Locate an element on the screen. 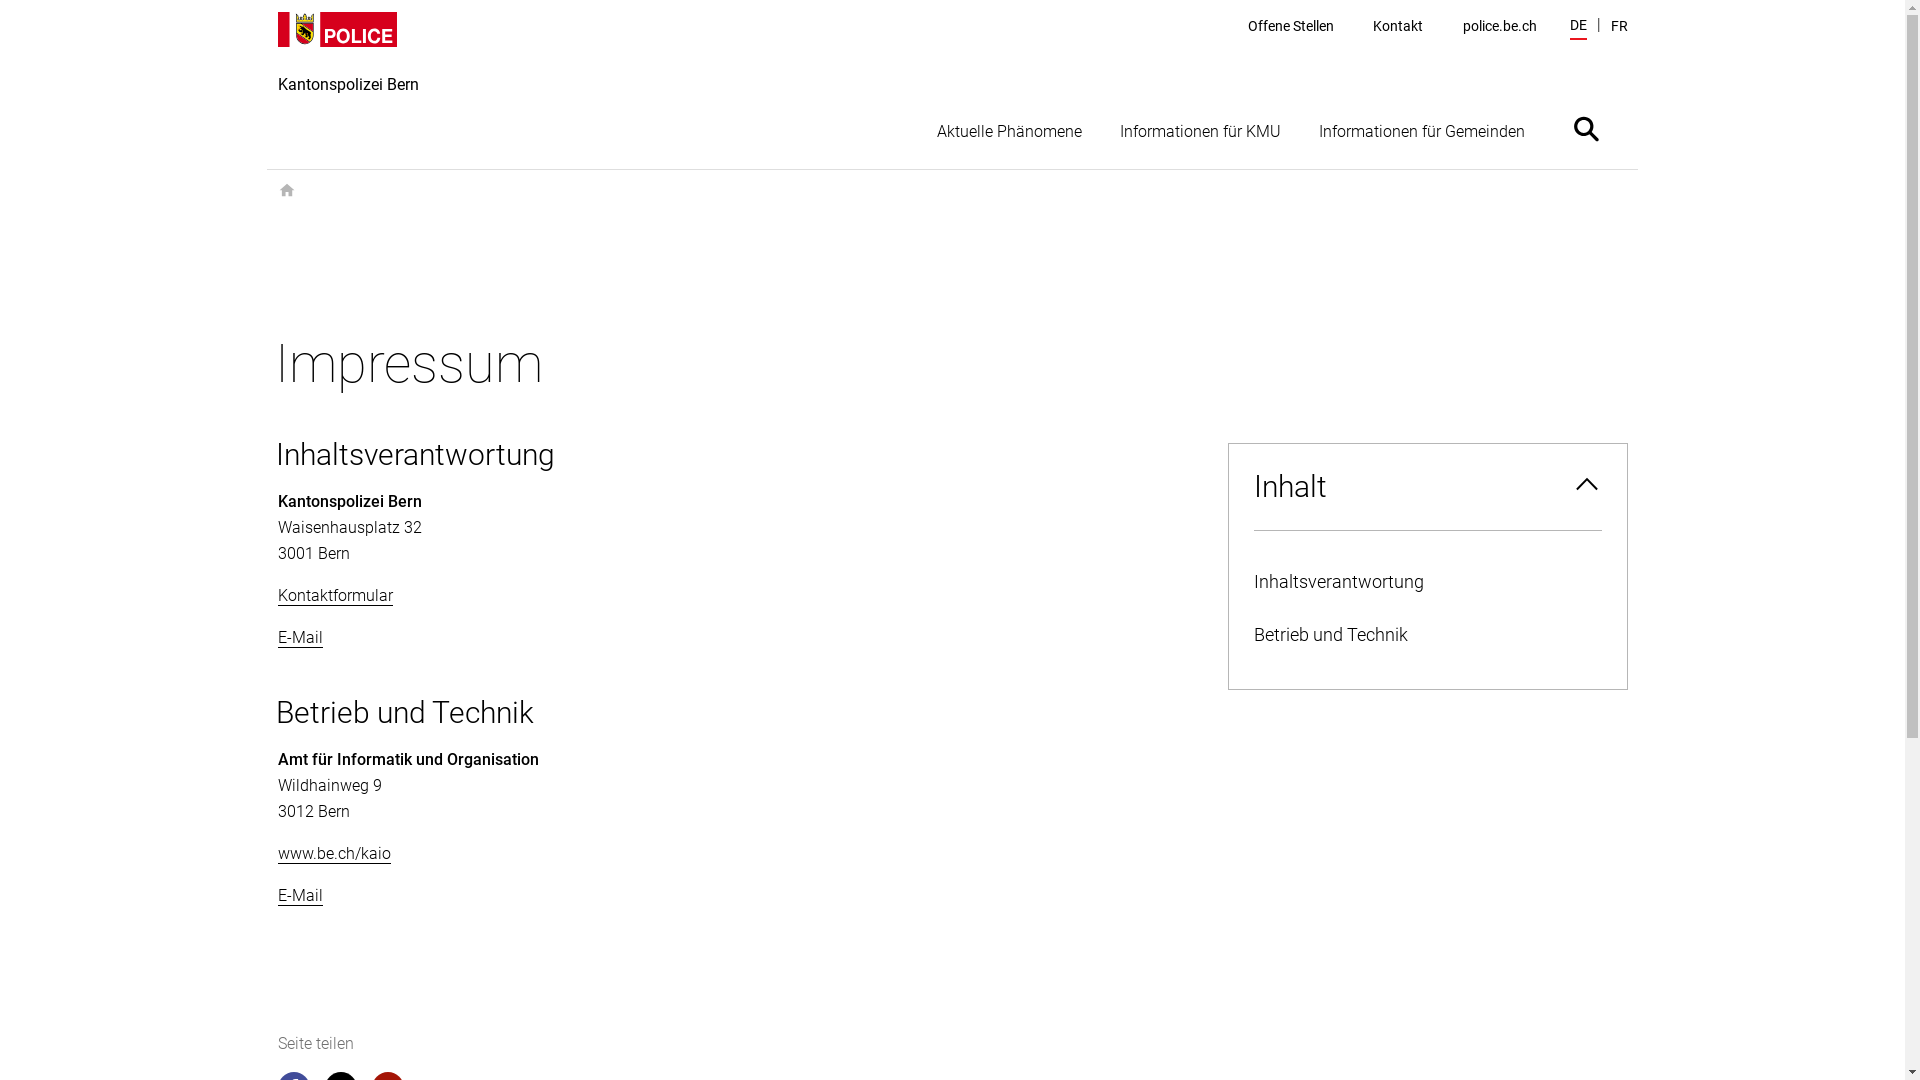 This screenshot has height=1080, width=1920. 'police.be.ch' is located at coordinates (1499, 26).